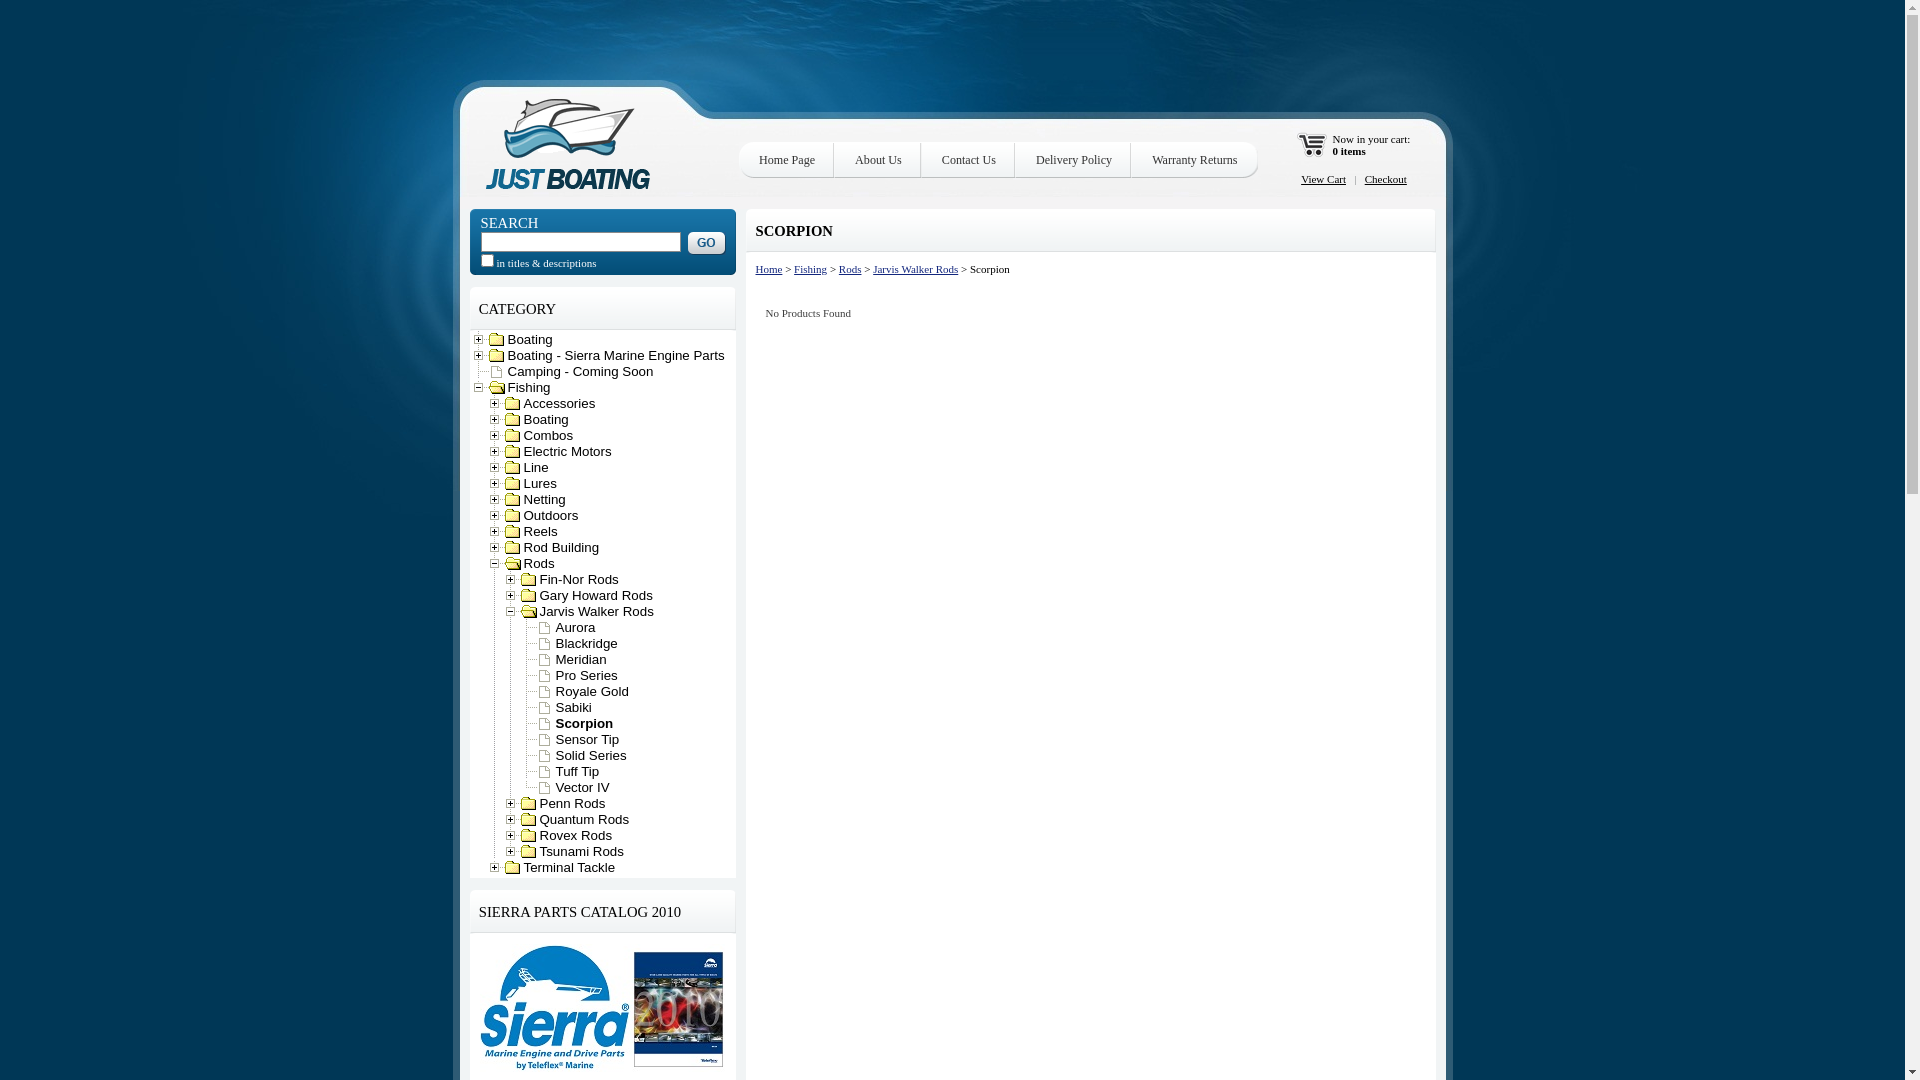 The height and width of the screenshot is (1080, 1920). Describe the element at coordinates (810, 268) in the screenshot. I see `'Fishing'` at that location.